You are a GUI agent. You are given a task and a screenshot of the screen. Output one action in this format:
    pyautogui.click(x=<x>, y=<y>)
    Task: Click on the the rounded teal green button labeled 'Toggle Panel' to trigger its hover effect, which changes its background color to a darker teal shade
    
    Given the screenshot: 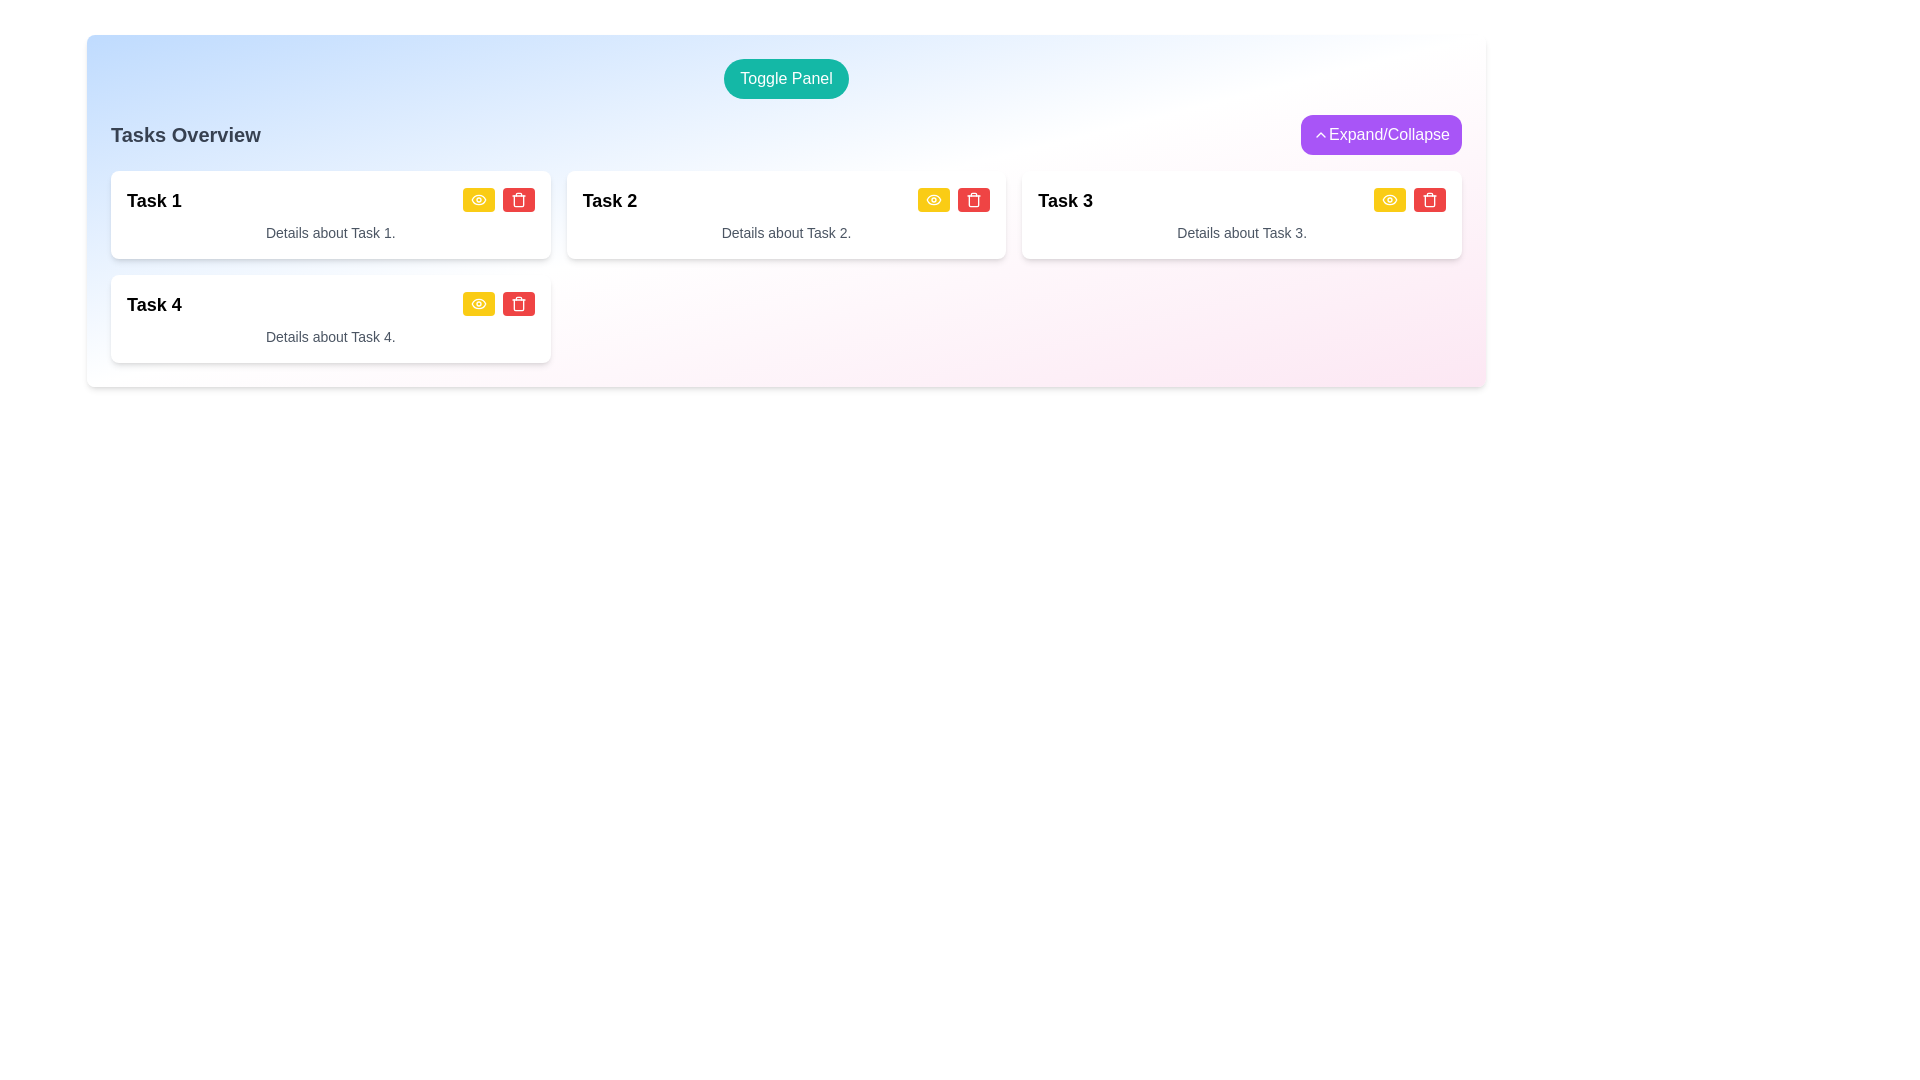 What is the action you would take?
    pyautogui.click(x=785, y=77)
    